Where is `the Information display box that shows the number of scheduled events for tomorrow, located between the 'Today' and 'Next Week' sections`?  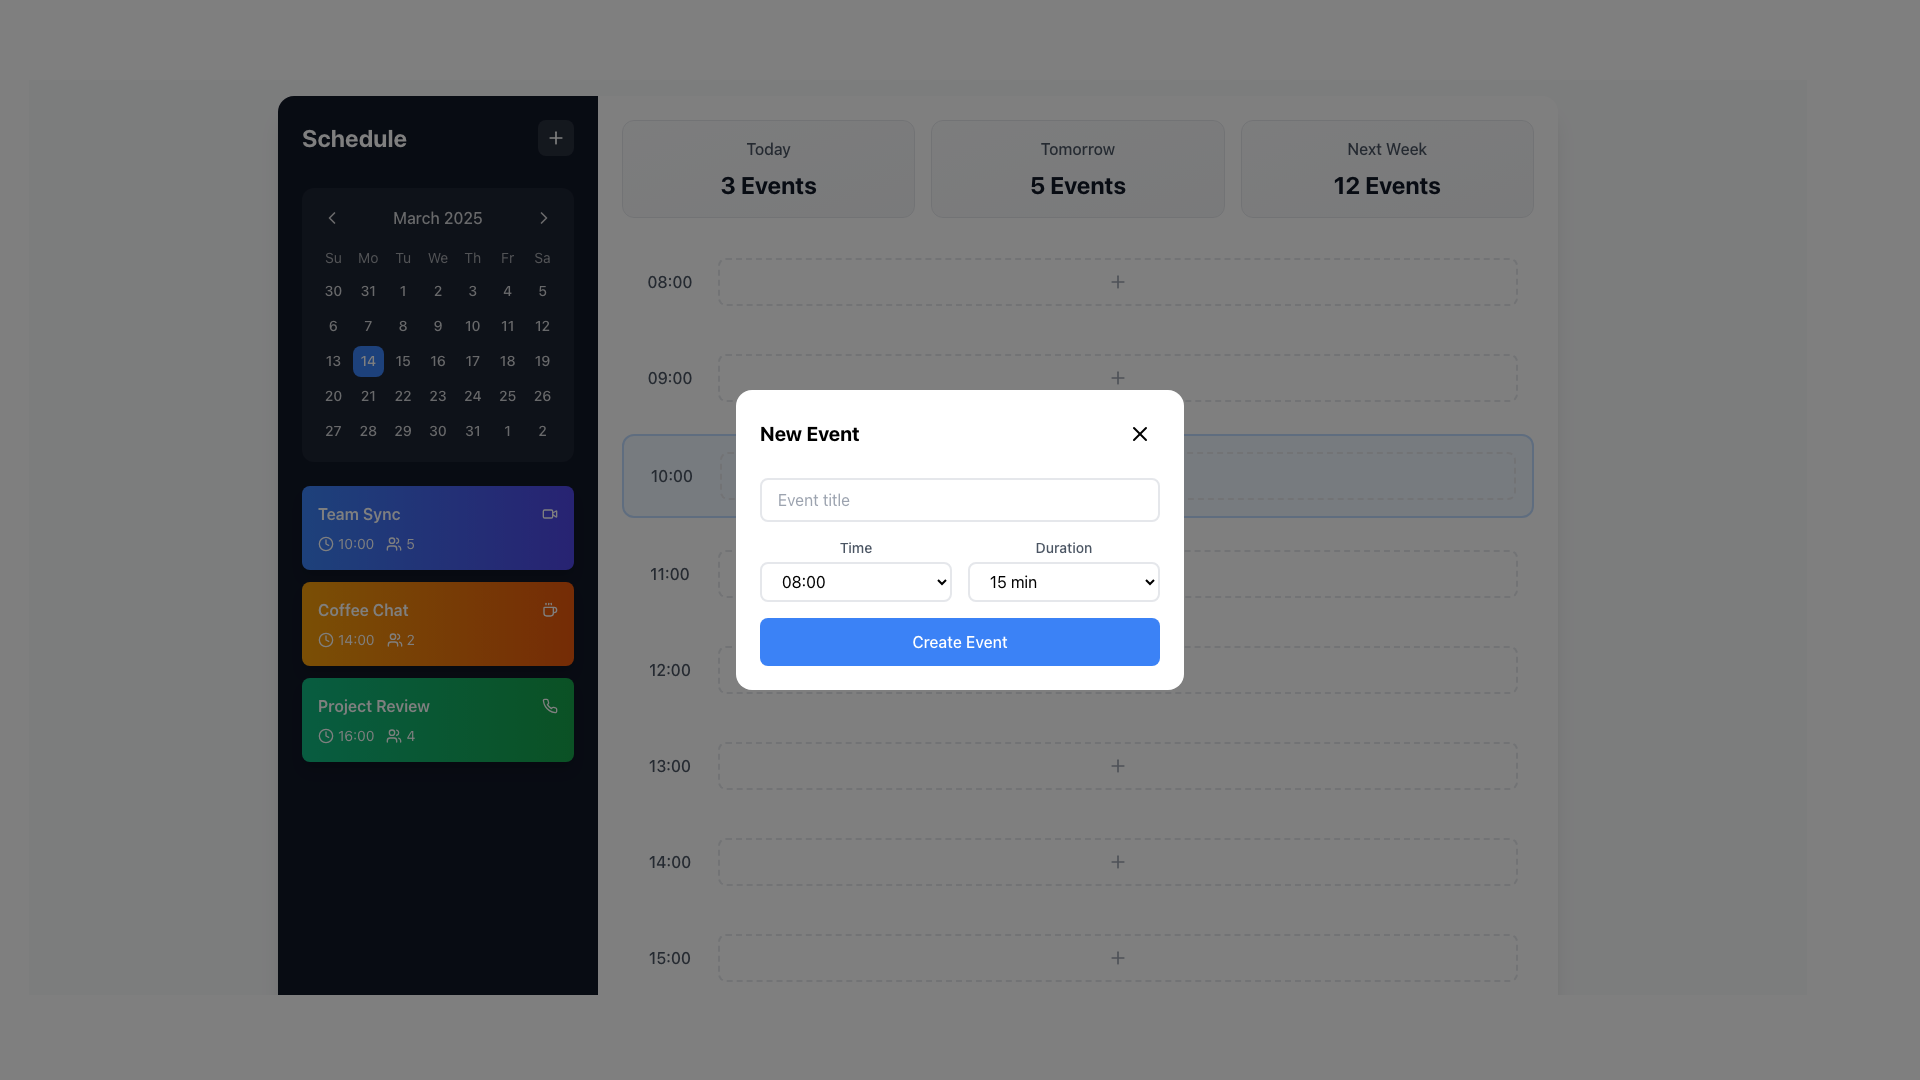 the Information display box that shows the number of scheduled events for tomorrow, located between the 'Today' and 'Next Week' sections is located at coordinates (1077, 168).